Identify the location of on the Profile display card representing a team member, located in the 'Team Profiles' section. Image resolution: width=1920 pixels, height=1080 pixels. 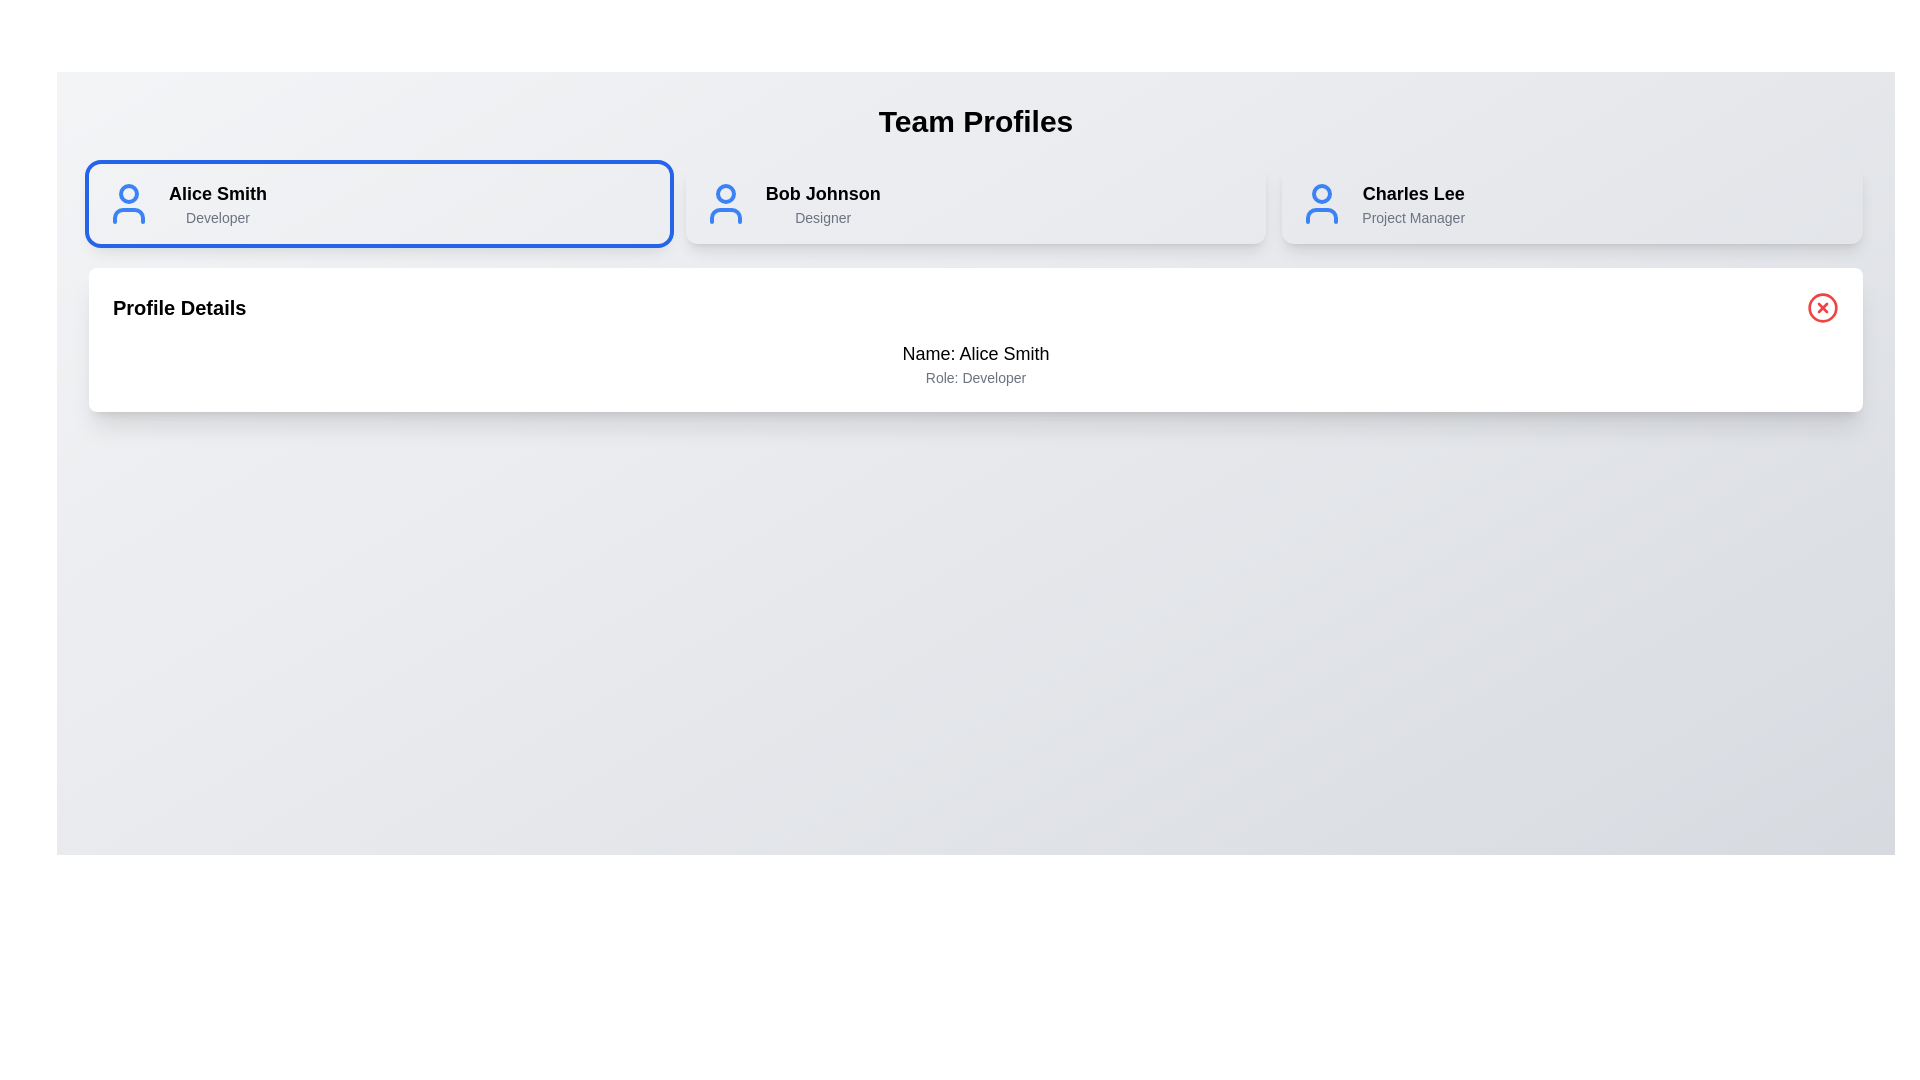
(975, 204).